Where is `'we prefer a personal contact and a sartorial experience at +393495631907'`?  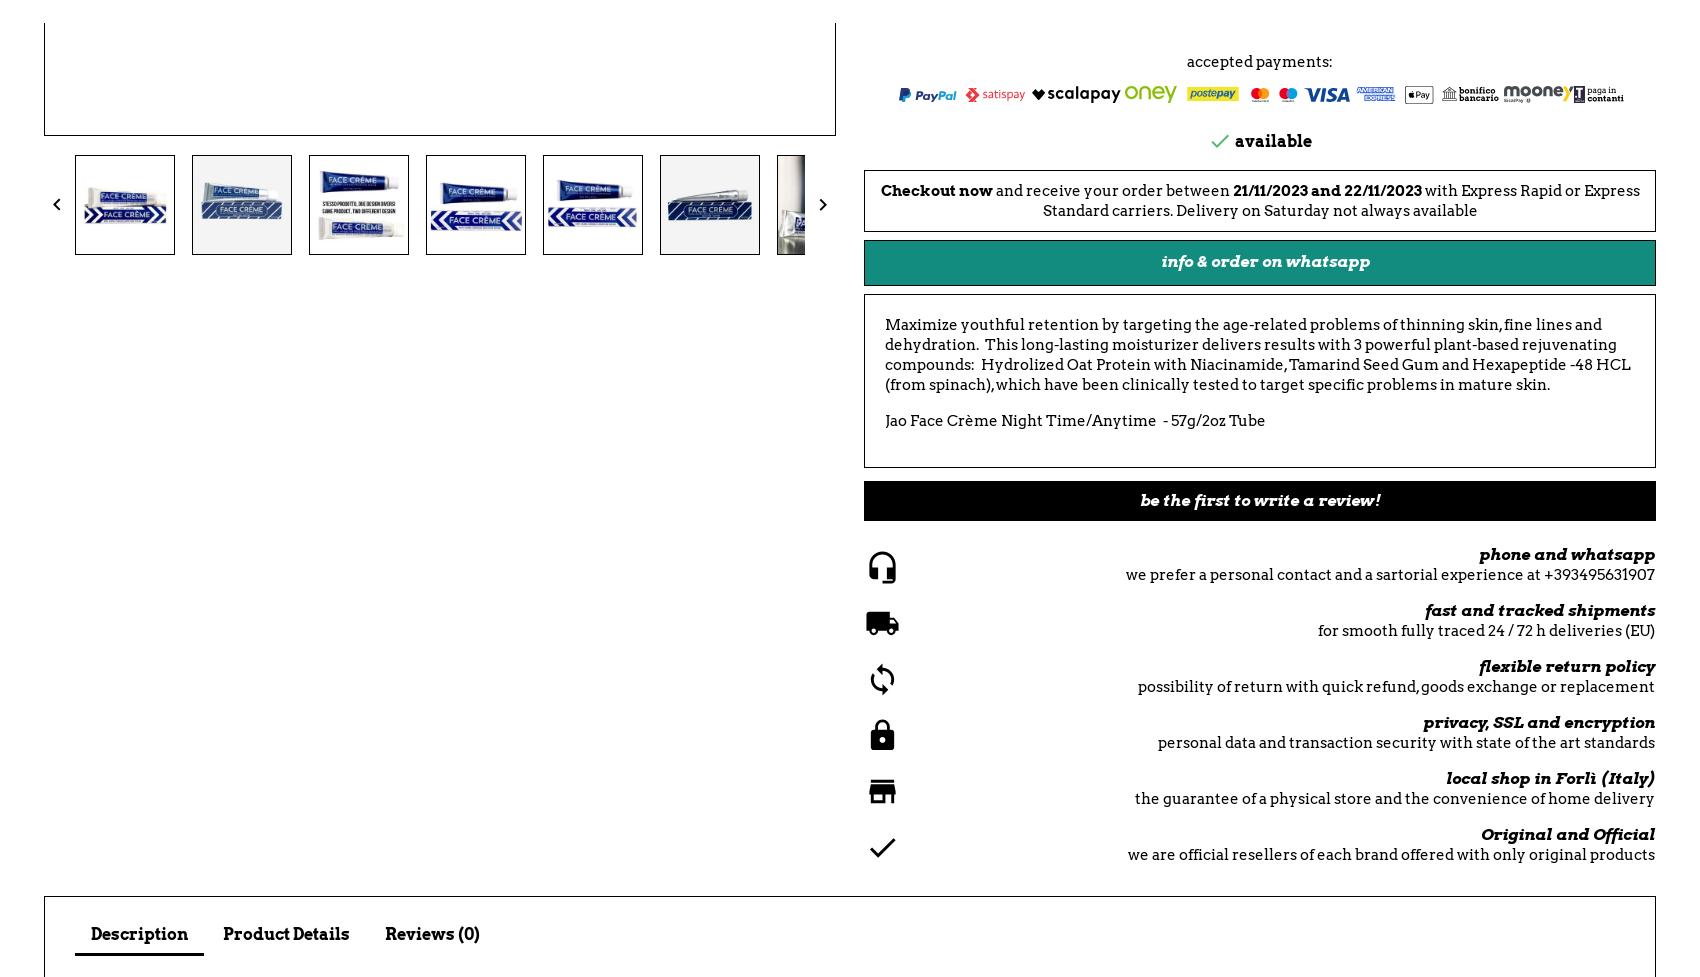
'we prefer a personal contact and a sartorial experience at +393495631907' is located at coordinates (1389, 573).